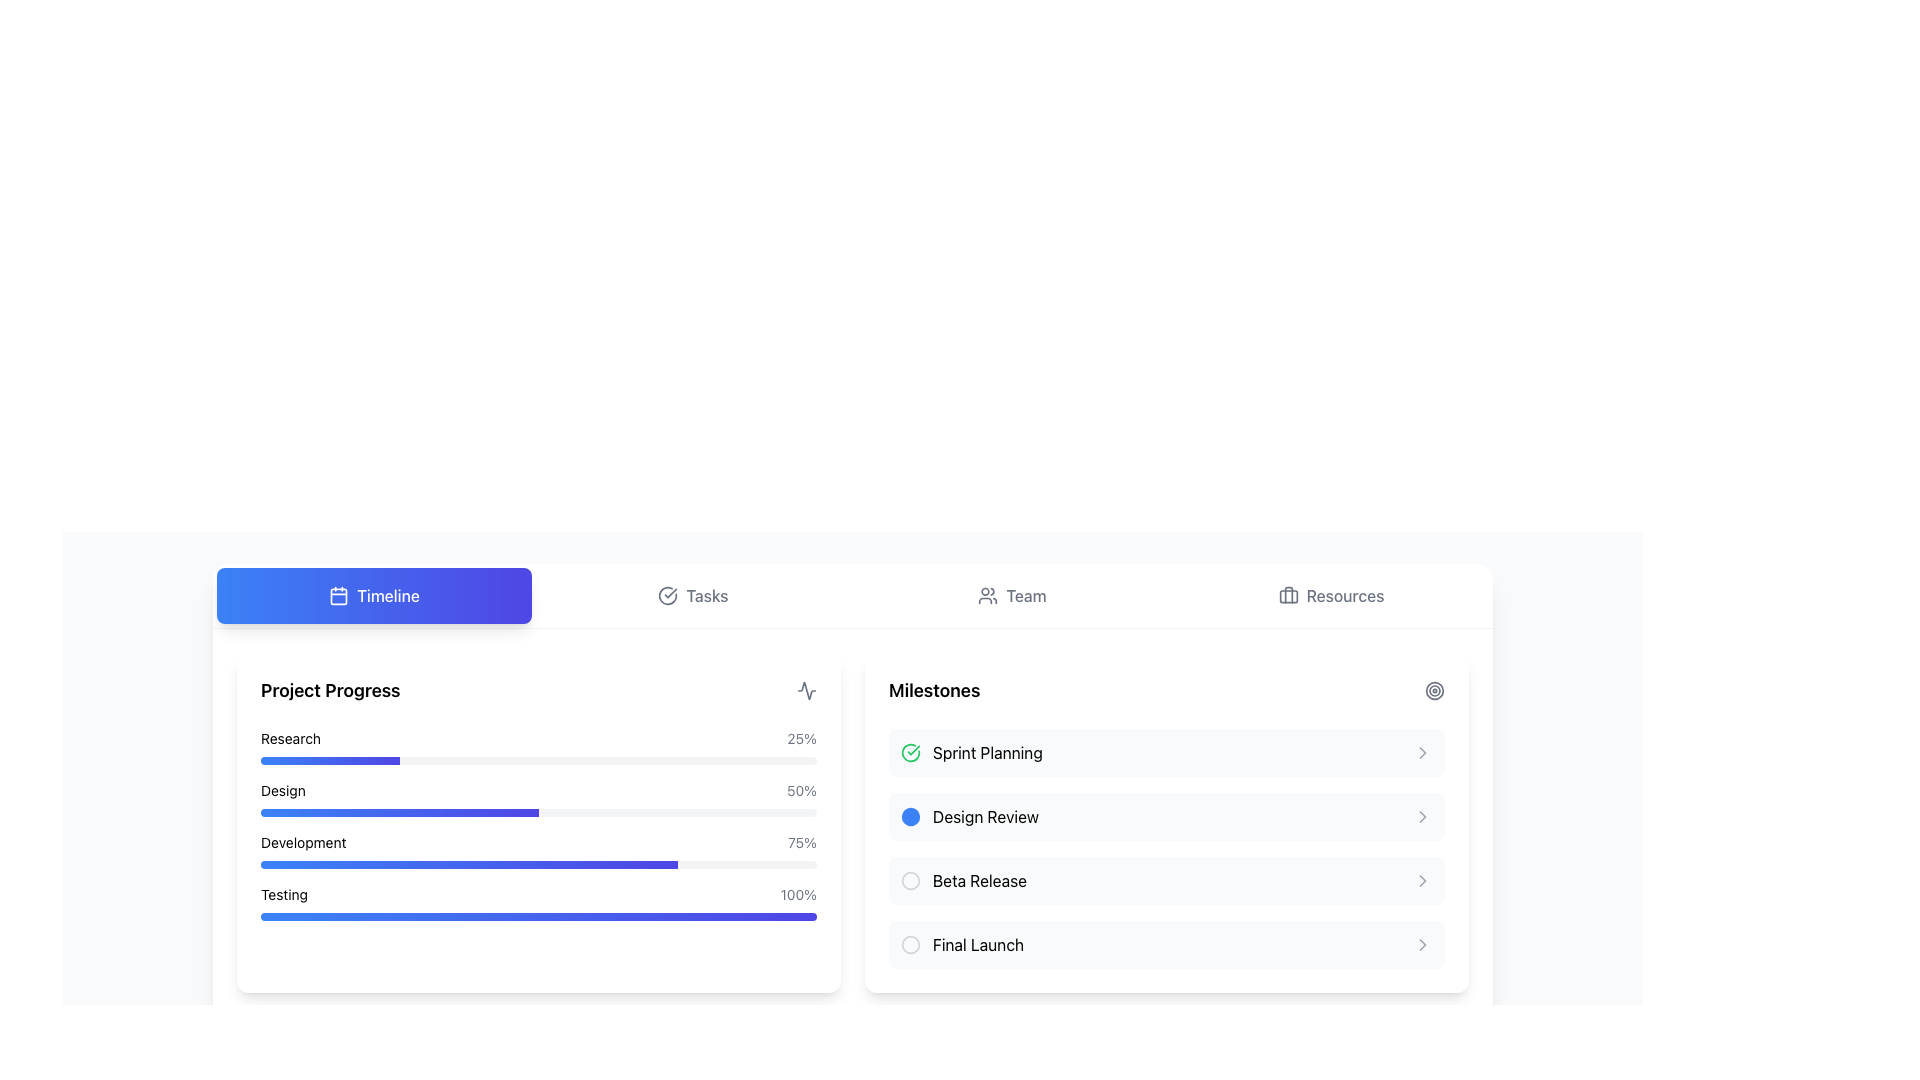 The image size is (1920, 1080). Describe the element at coordinates (538, 843) in the screenshot. I see `progress information of the 'Development' phase, which is represented as the third progress item in the 'Project Progress' section` at that location.